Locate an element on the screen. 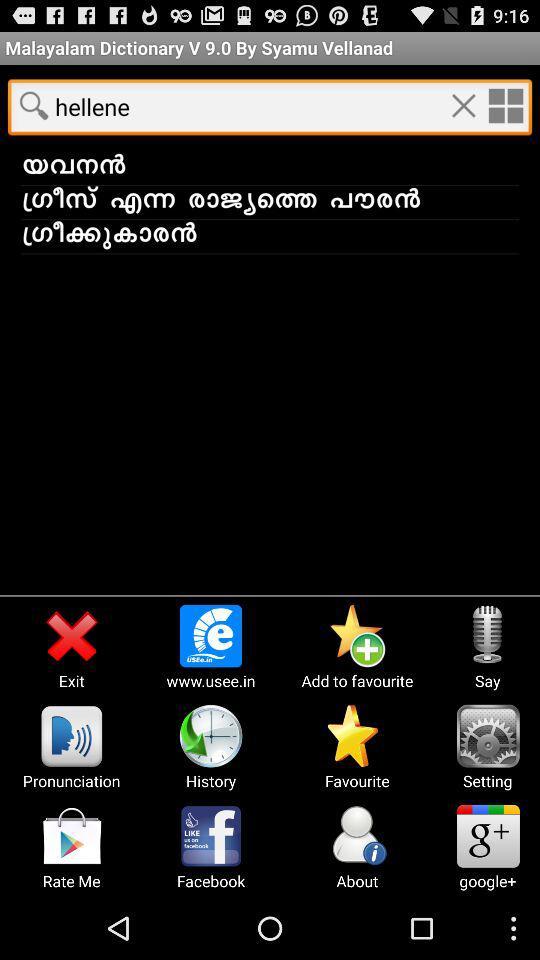 The width and height of the screenshot is (540, 960). search is located at coordinates (33, 105).